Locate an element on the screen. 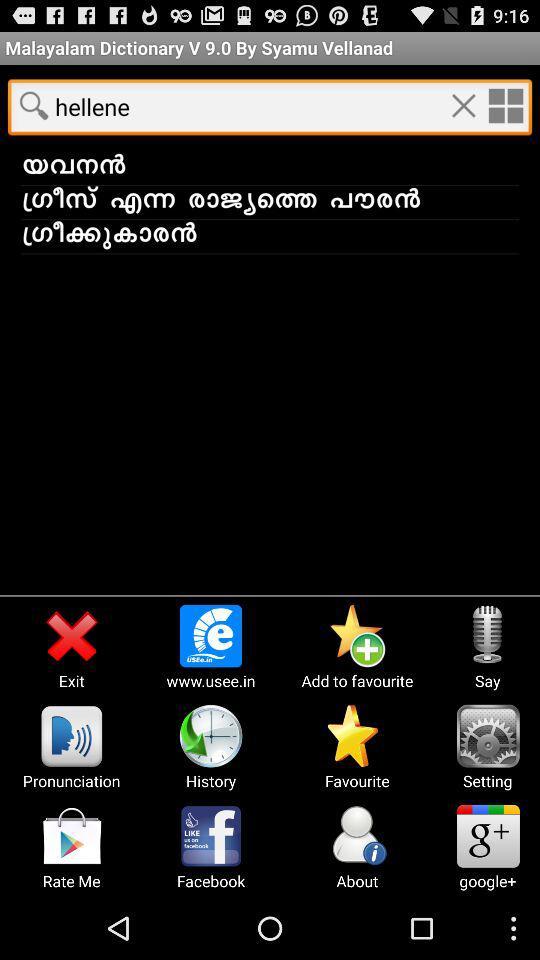 The width and height of the screenshot is (540, 960). search is located at coordinates (33, 105).